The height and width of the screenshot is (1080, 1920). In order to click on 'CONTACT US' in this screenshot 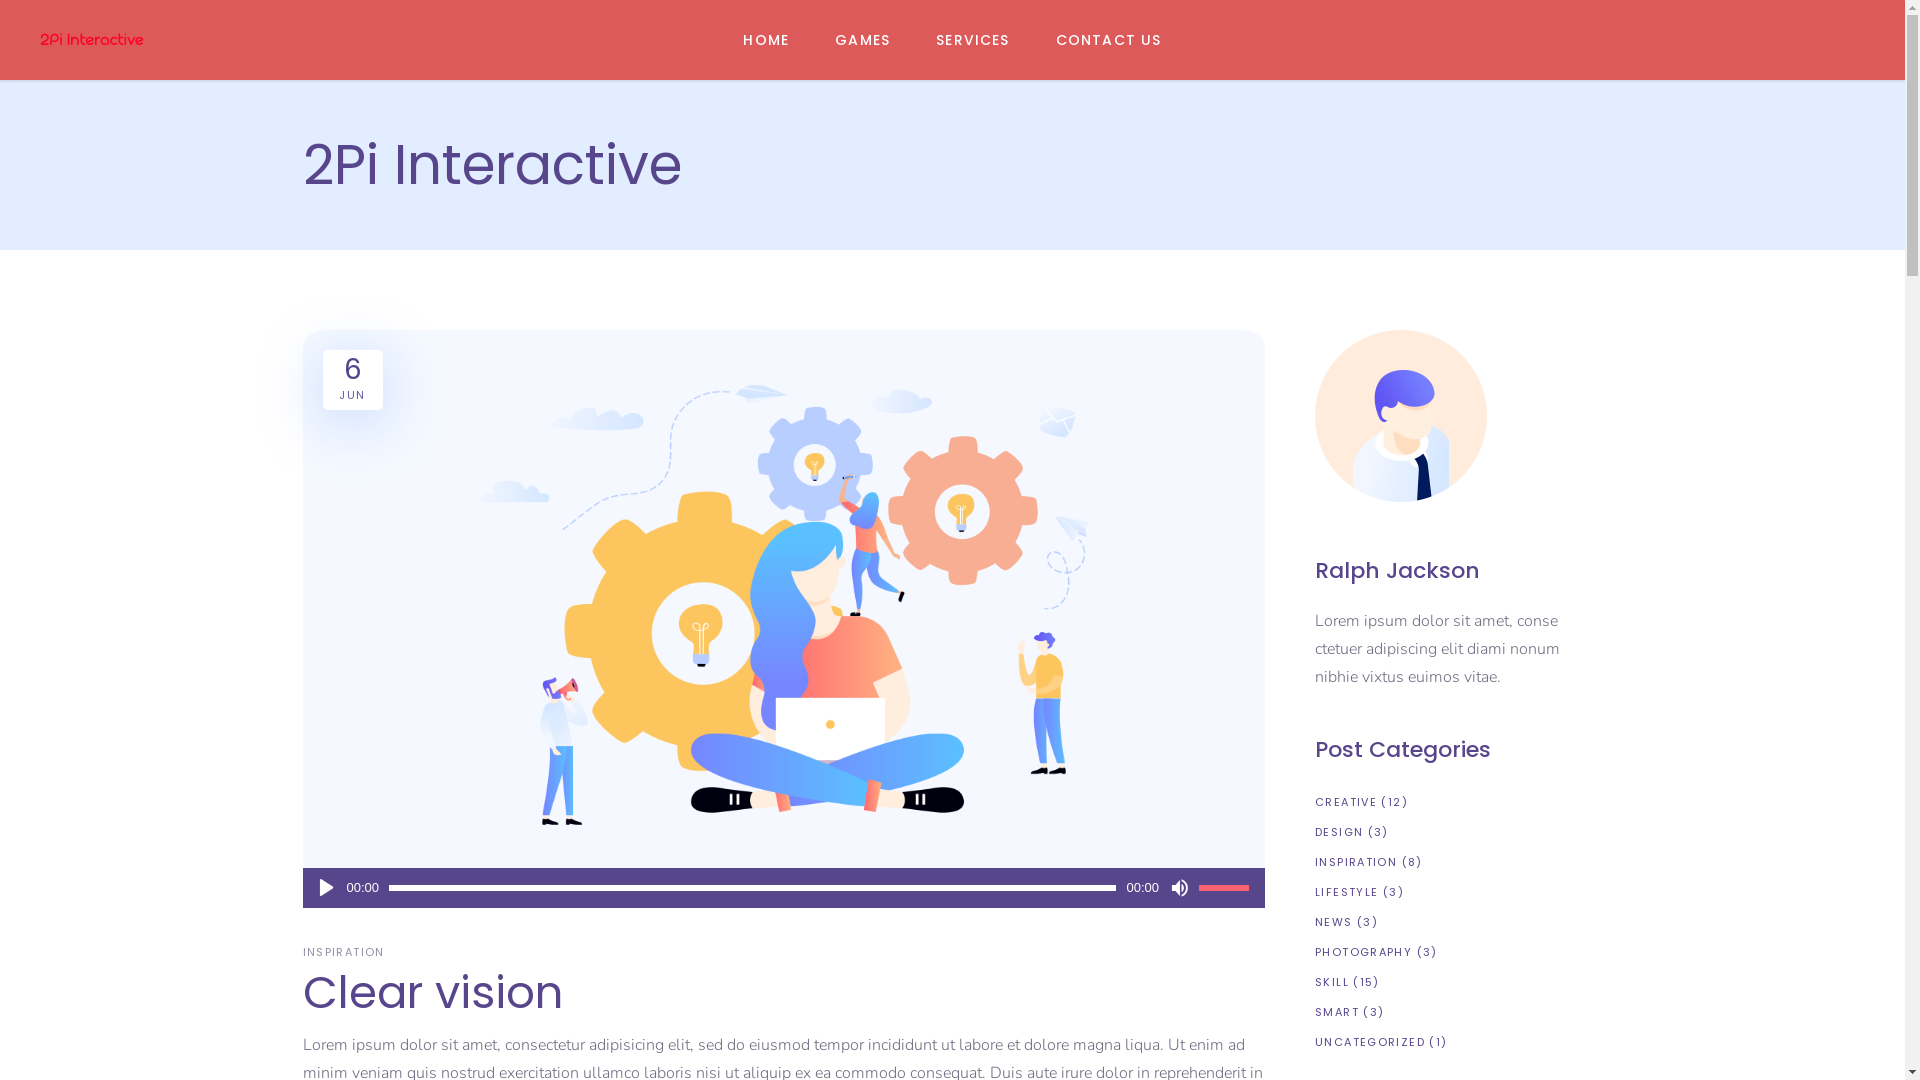, I will do `click(1032, 39)`.